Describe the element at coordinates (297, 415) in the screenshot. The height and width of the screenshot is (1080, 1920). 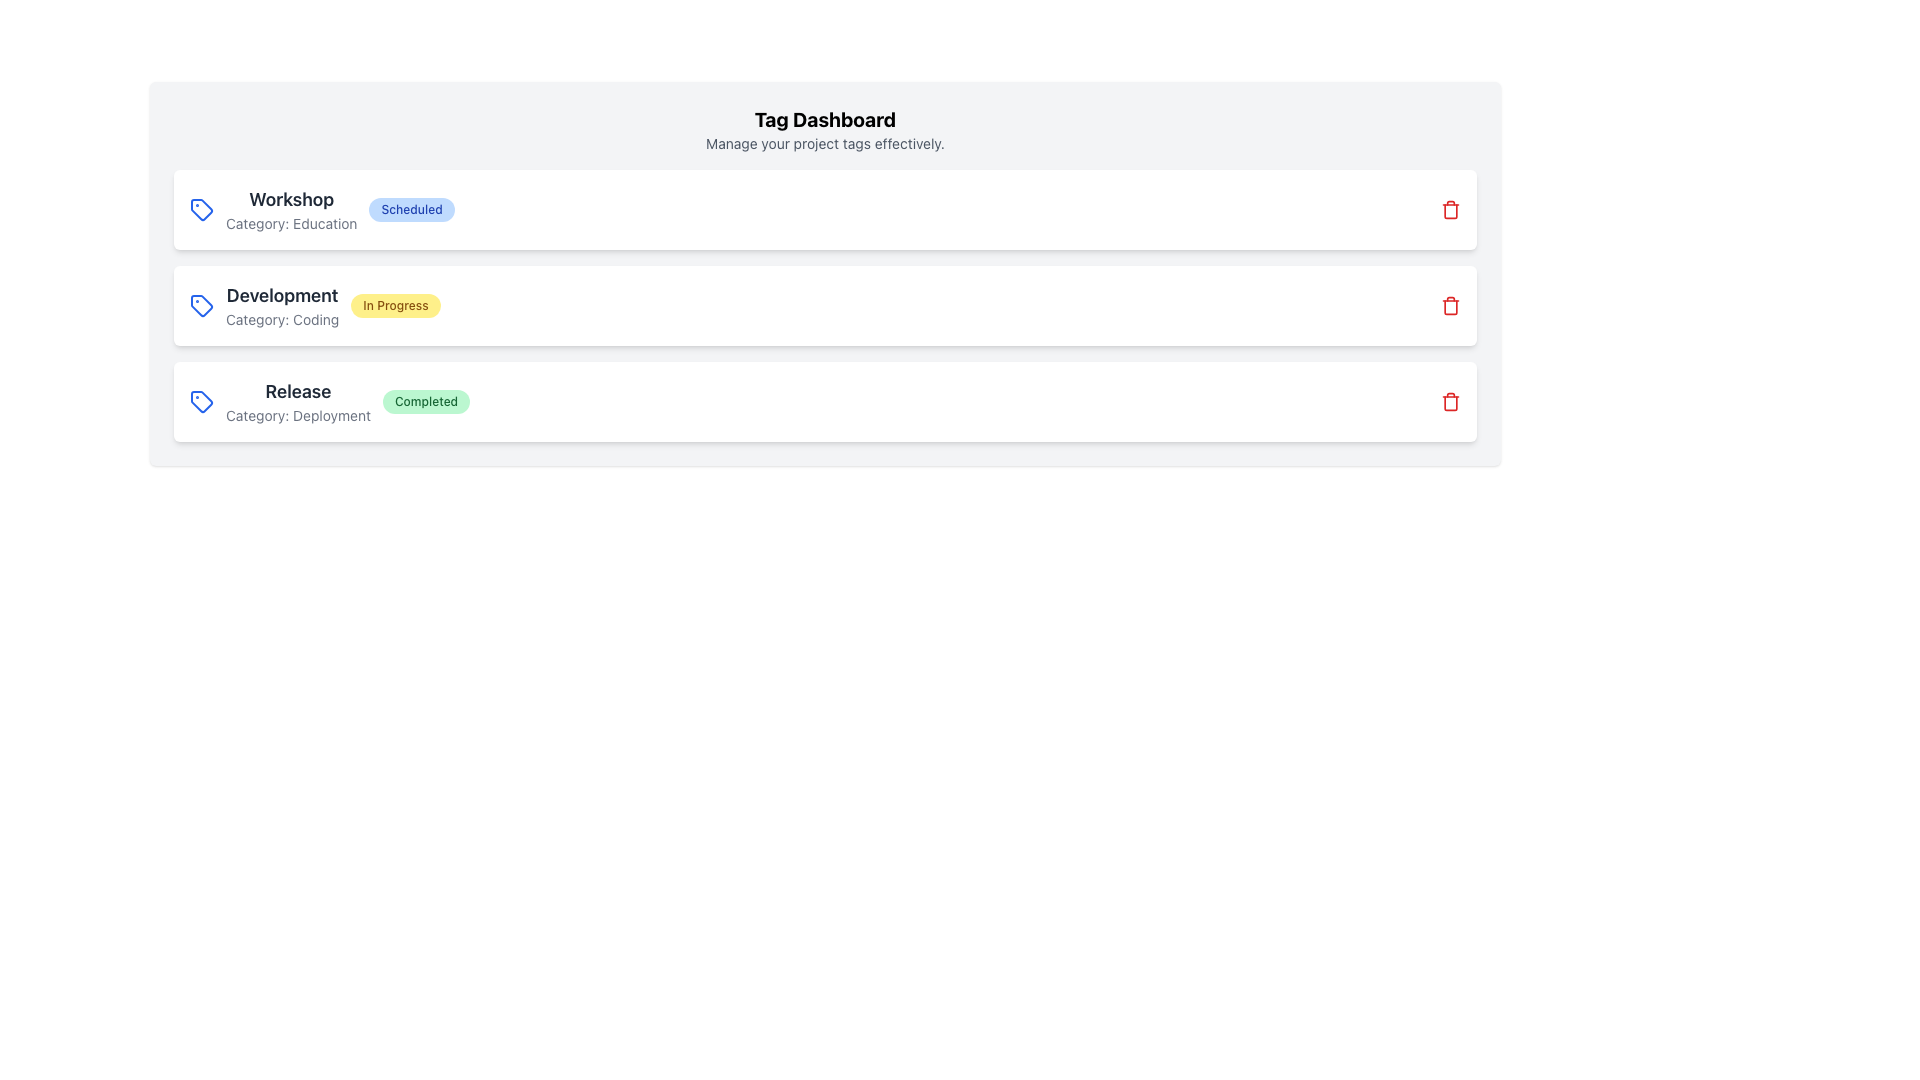
I see `the informational text that indicates the classification as 'Deployment', located under the 'Release' title and aligned to the left of the content area` at that location.